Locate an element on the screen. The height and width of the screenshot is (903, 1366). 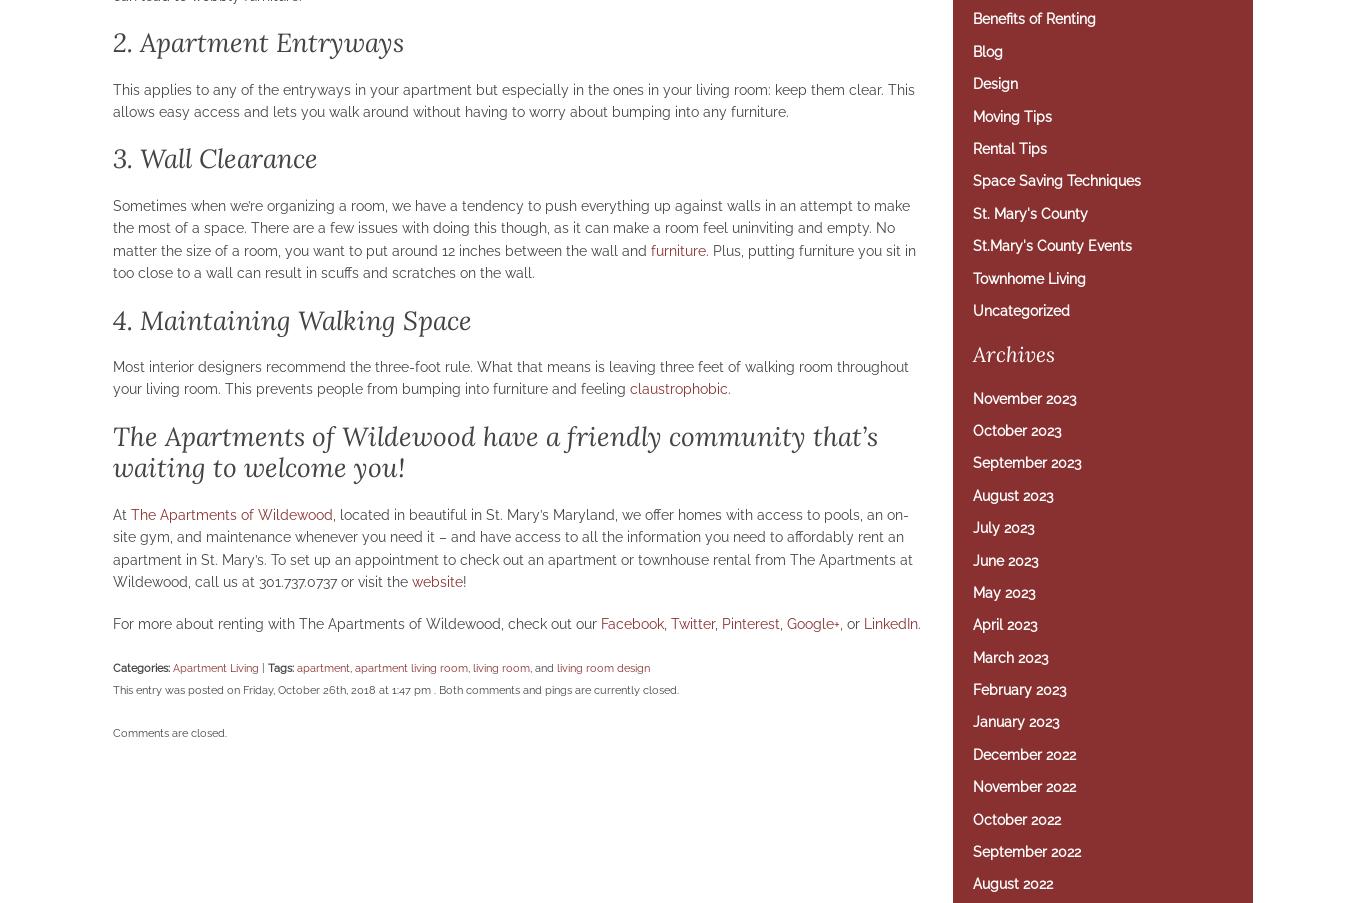
'!' is located at coordinates (462, 579).